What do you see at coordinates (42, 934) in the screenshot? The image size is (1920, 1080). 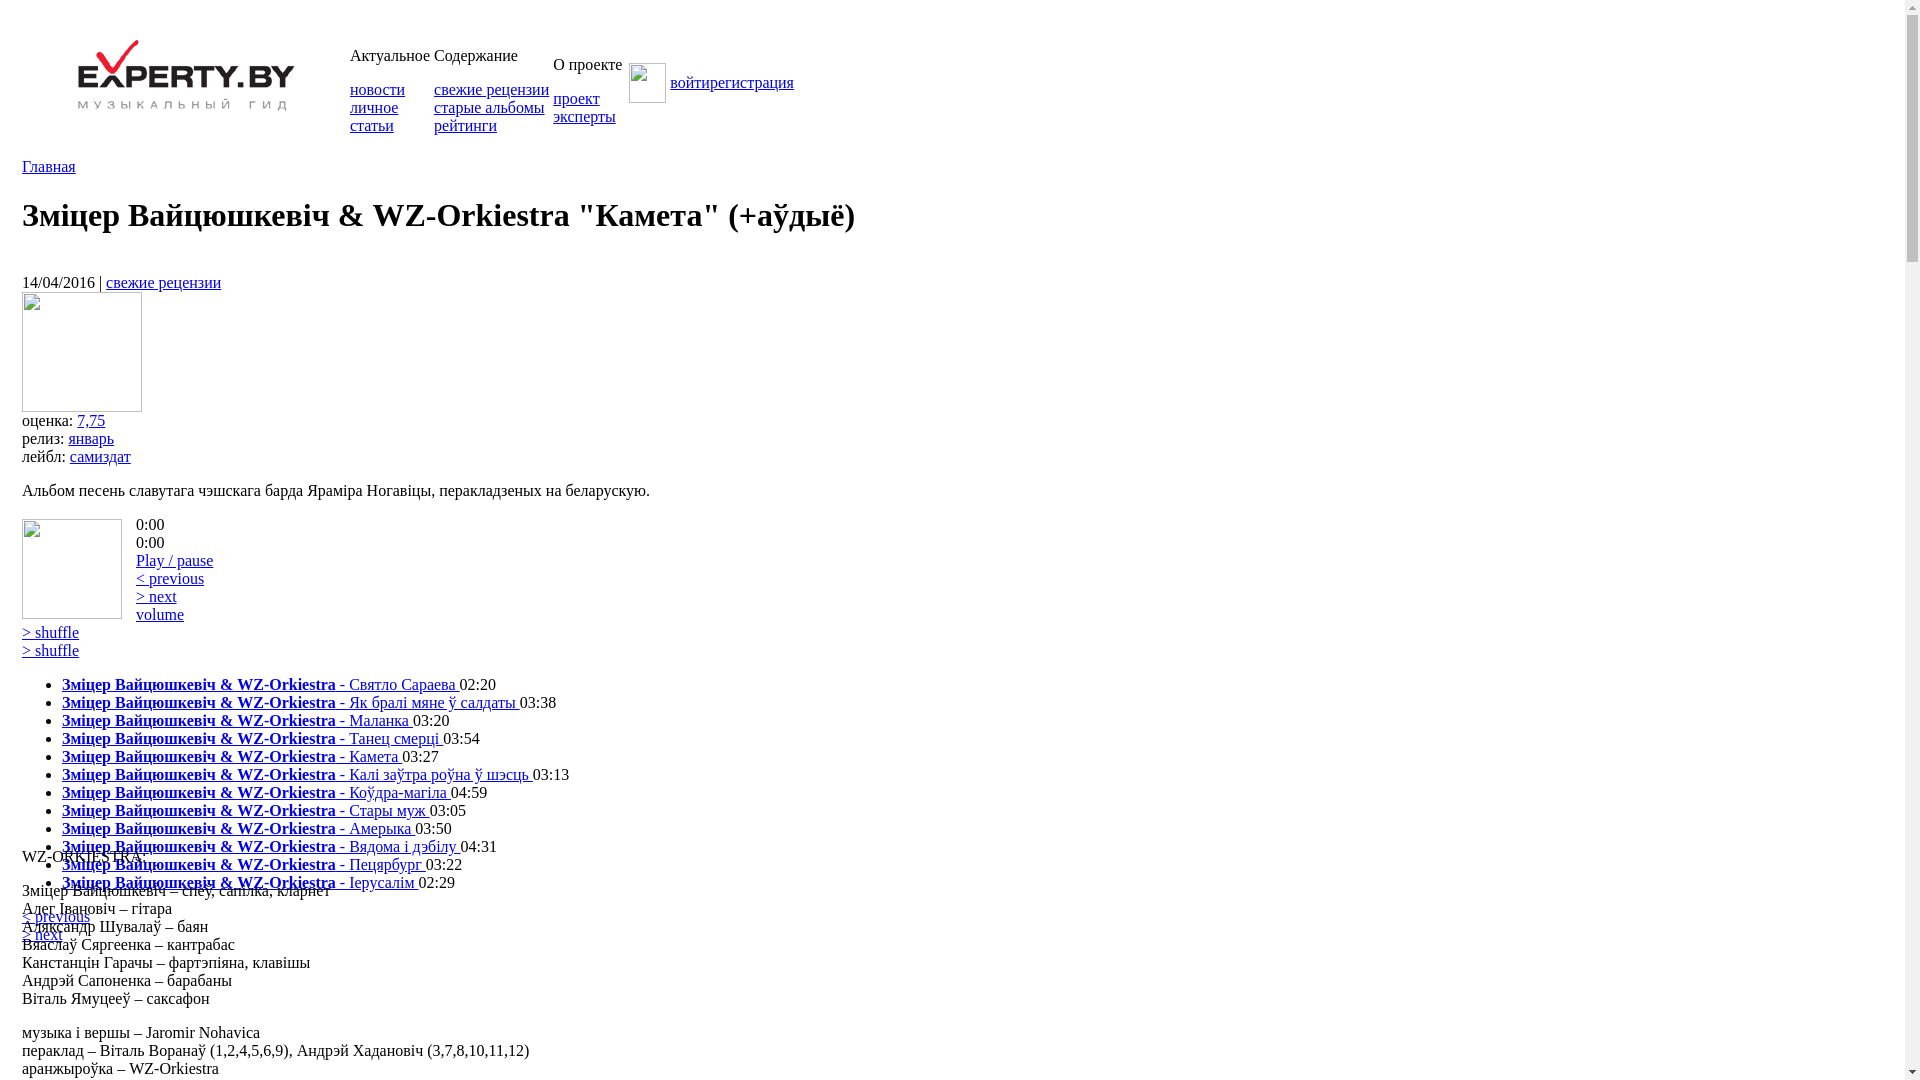 I see `'> next'` at bounding box center [42, 934].